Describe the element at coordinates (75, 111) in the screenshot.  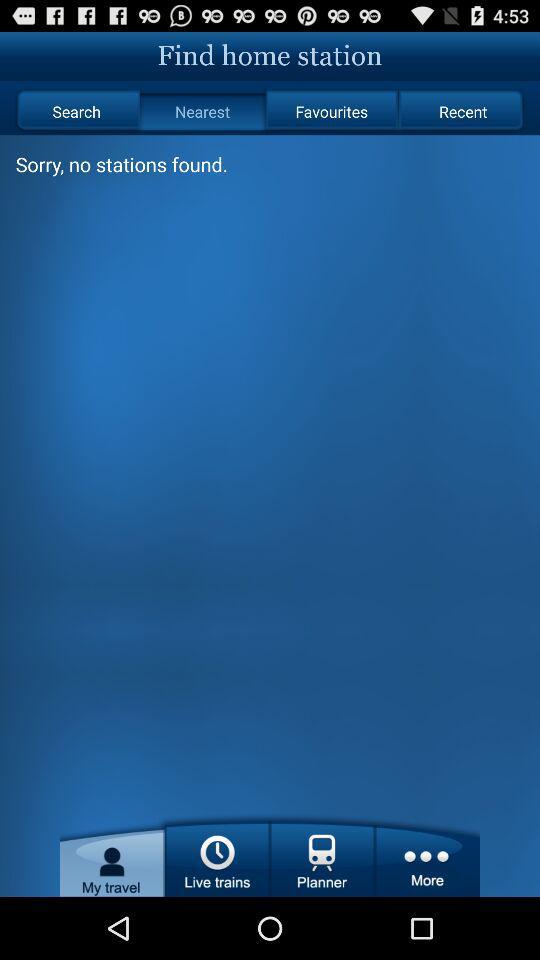
I see `the search` at that location.